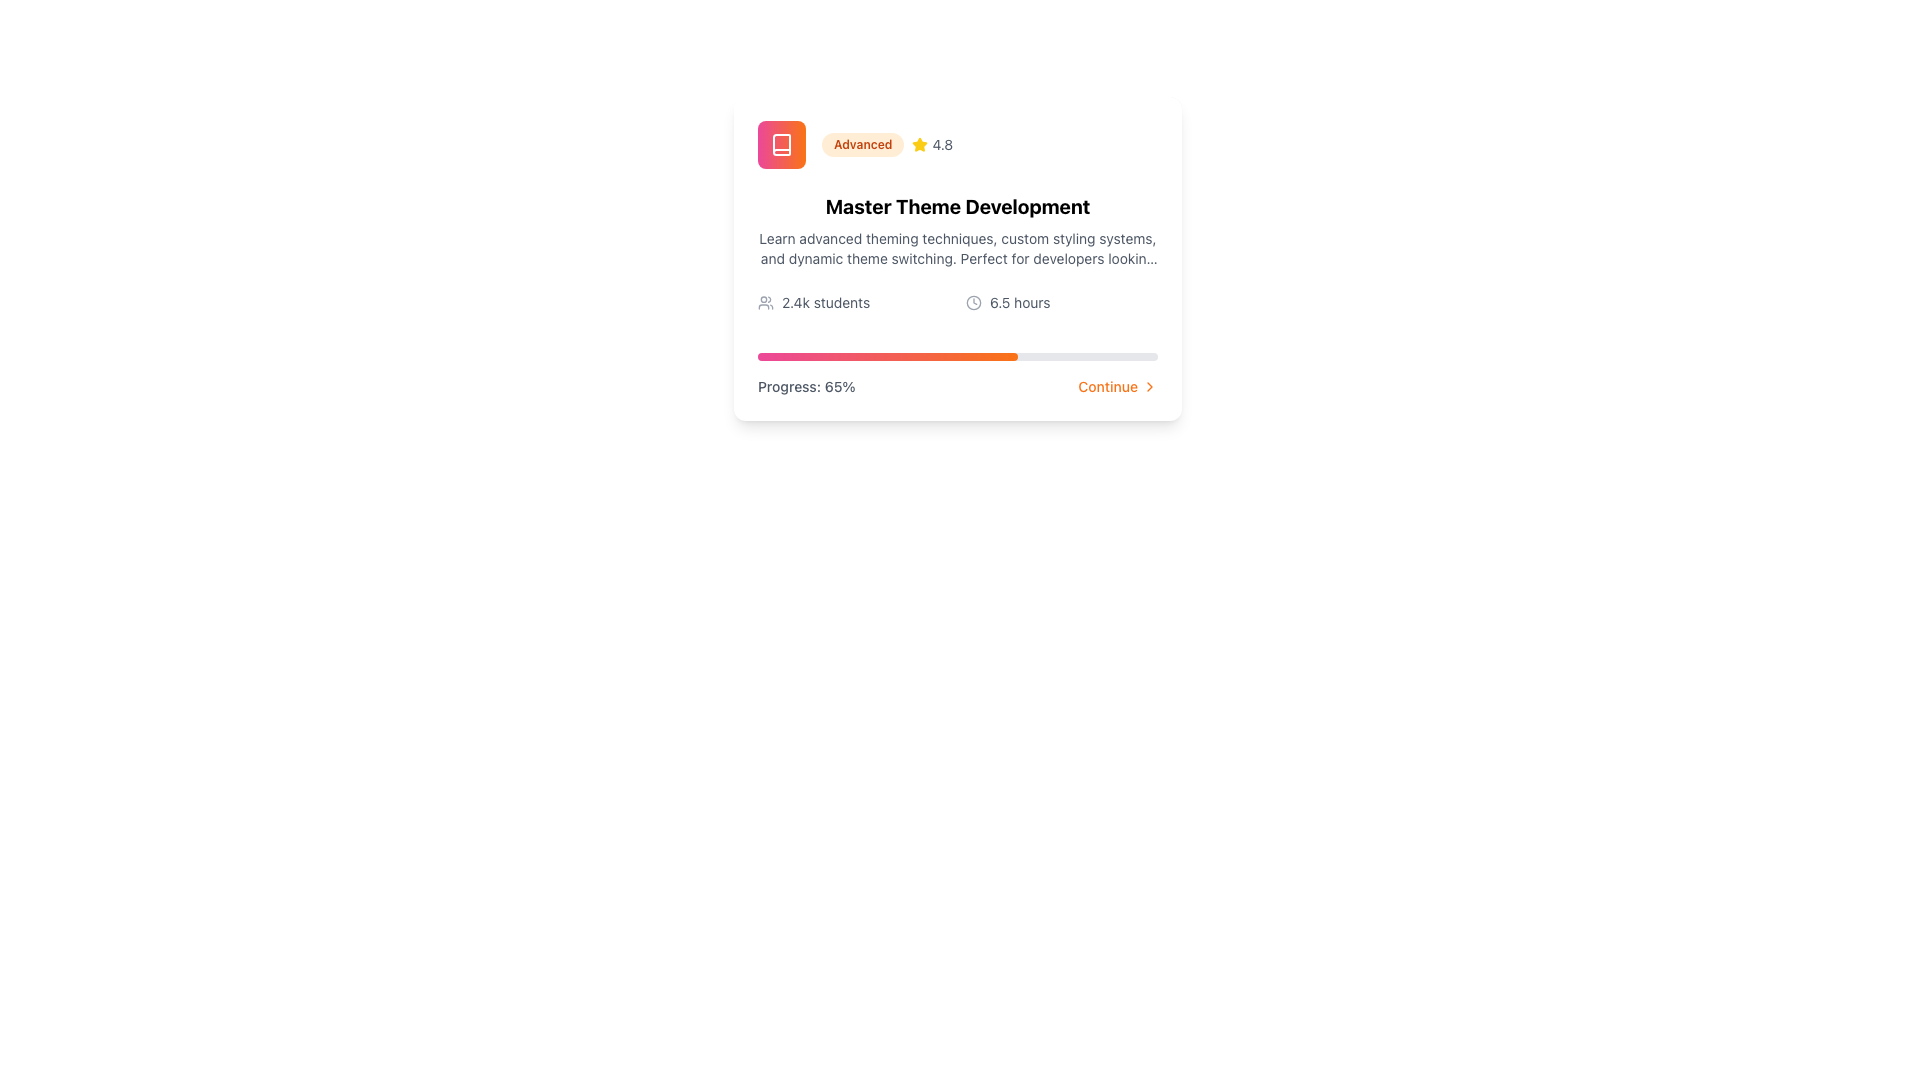  Describe the element at coordinates (826, 303) in the screenshot. I see `the Text Display element that shows '2.4k students', which is styled in a small sans-serif font and gray color, positioned to the right of a user group icon` at that location.